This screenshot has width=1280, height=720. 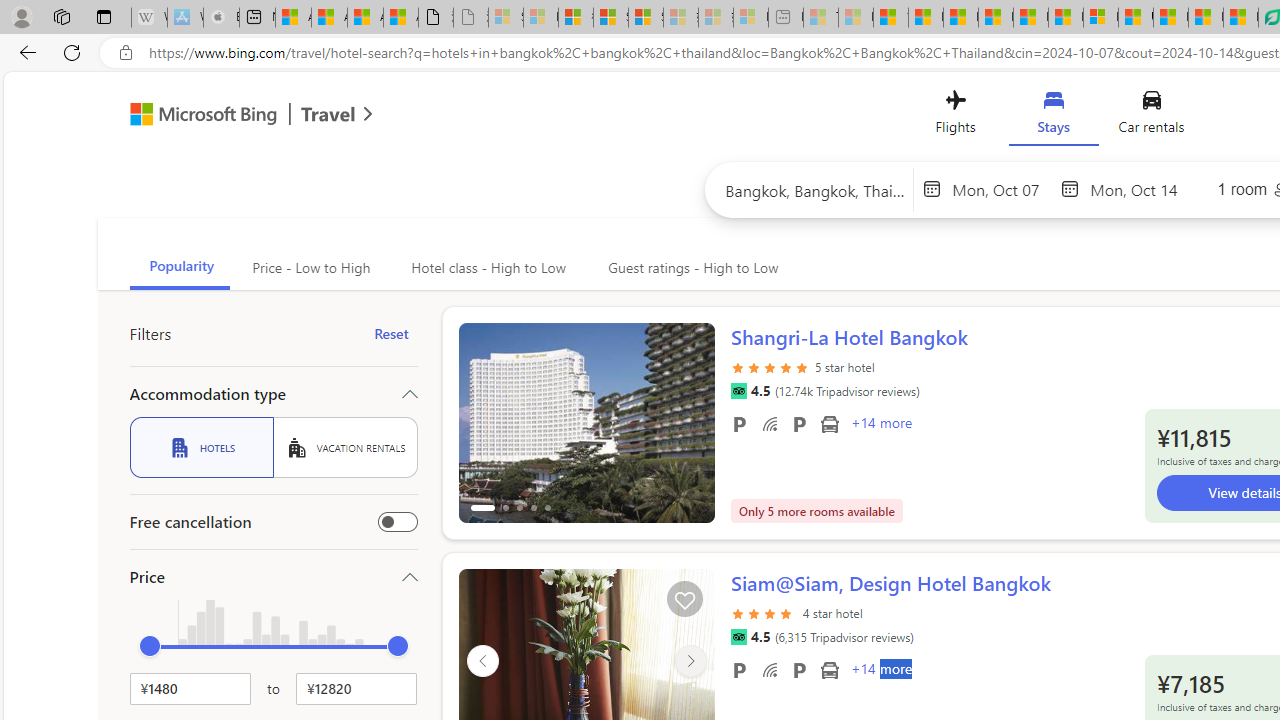 I want to click on 'Aberdeen, Hong Kong SAR weather forecast | Microsoft Weather', so click(x=329, y=17).